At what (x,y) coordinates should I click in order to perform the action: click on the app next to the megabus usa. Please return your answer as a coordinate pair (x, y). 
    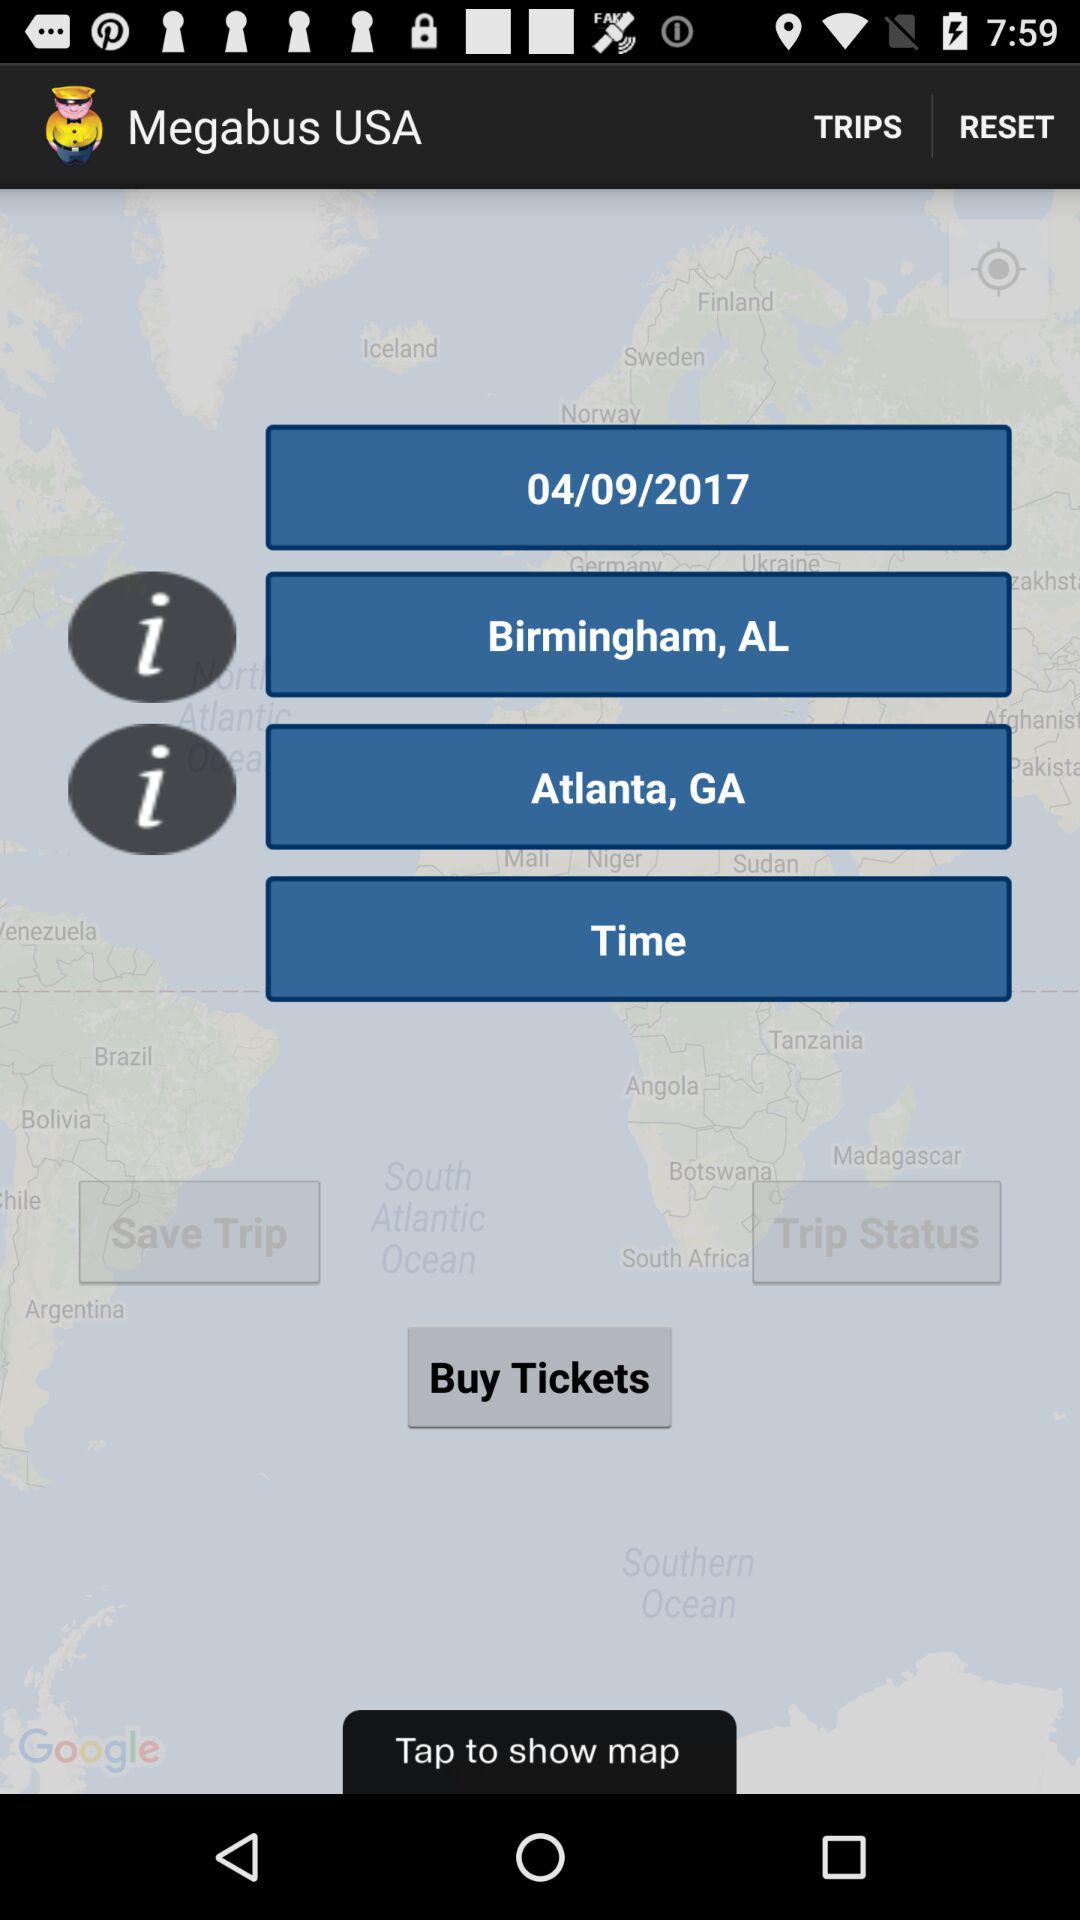
    Looking at the image, I should click on (856, 124).